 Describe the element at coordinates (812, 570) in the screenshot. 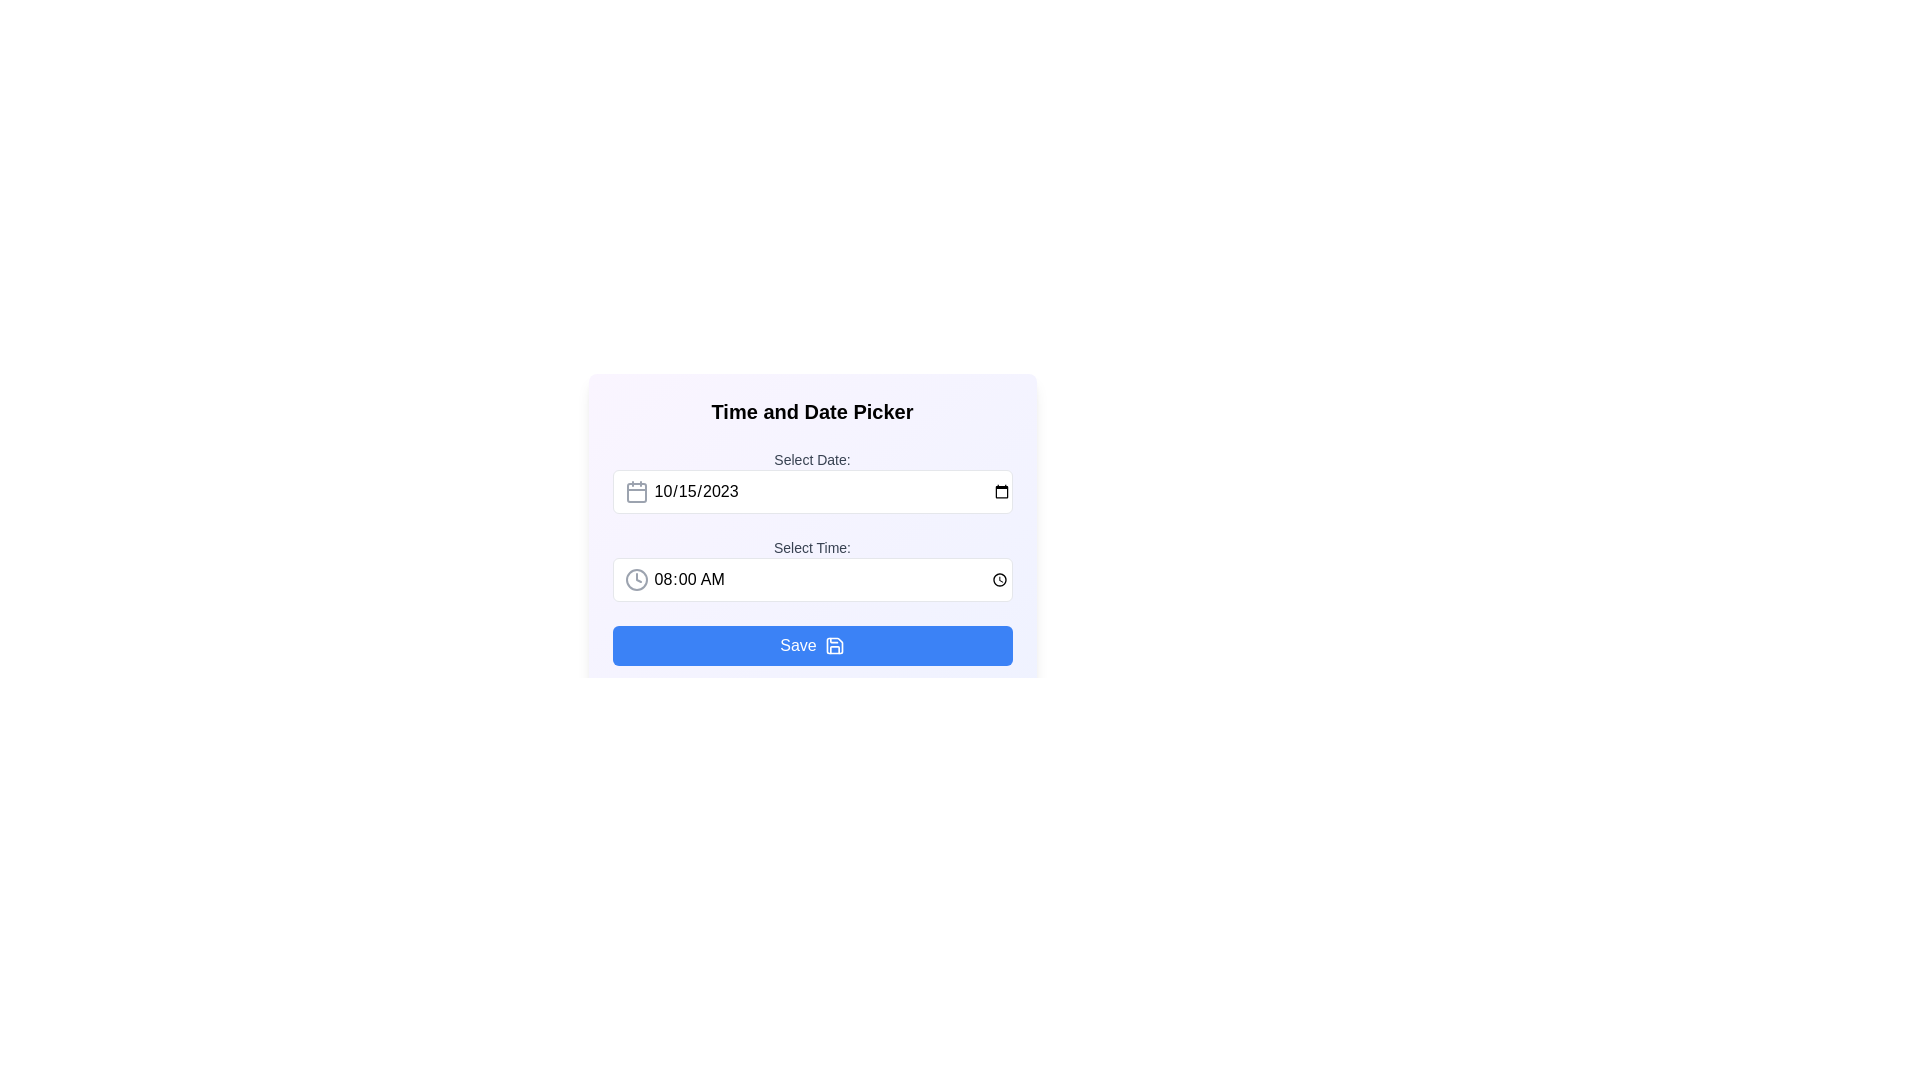

I see `the input field in the time selection component located beneath the 'Select Date:' input to set time` at that location.